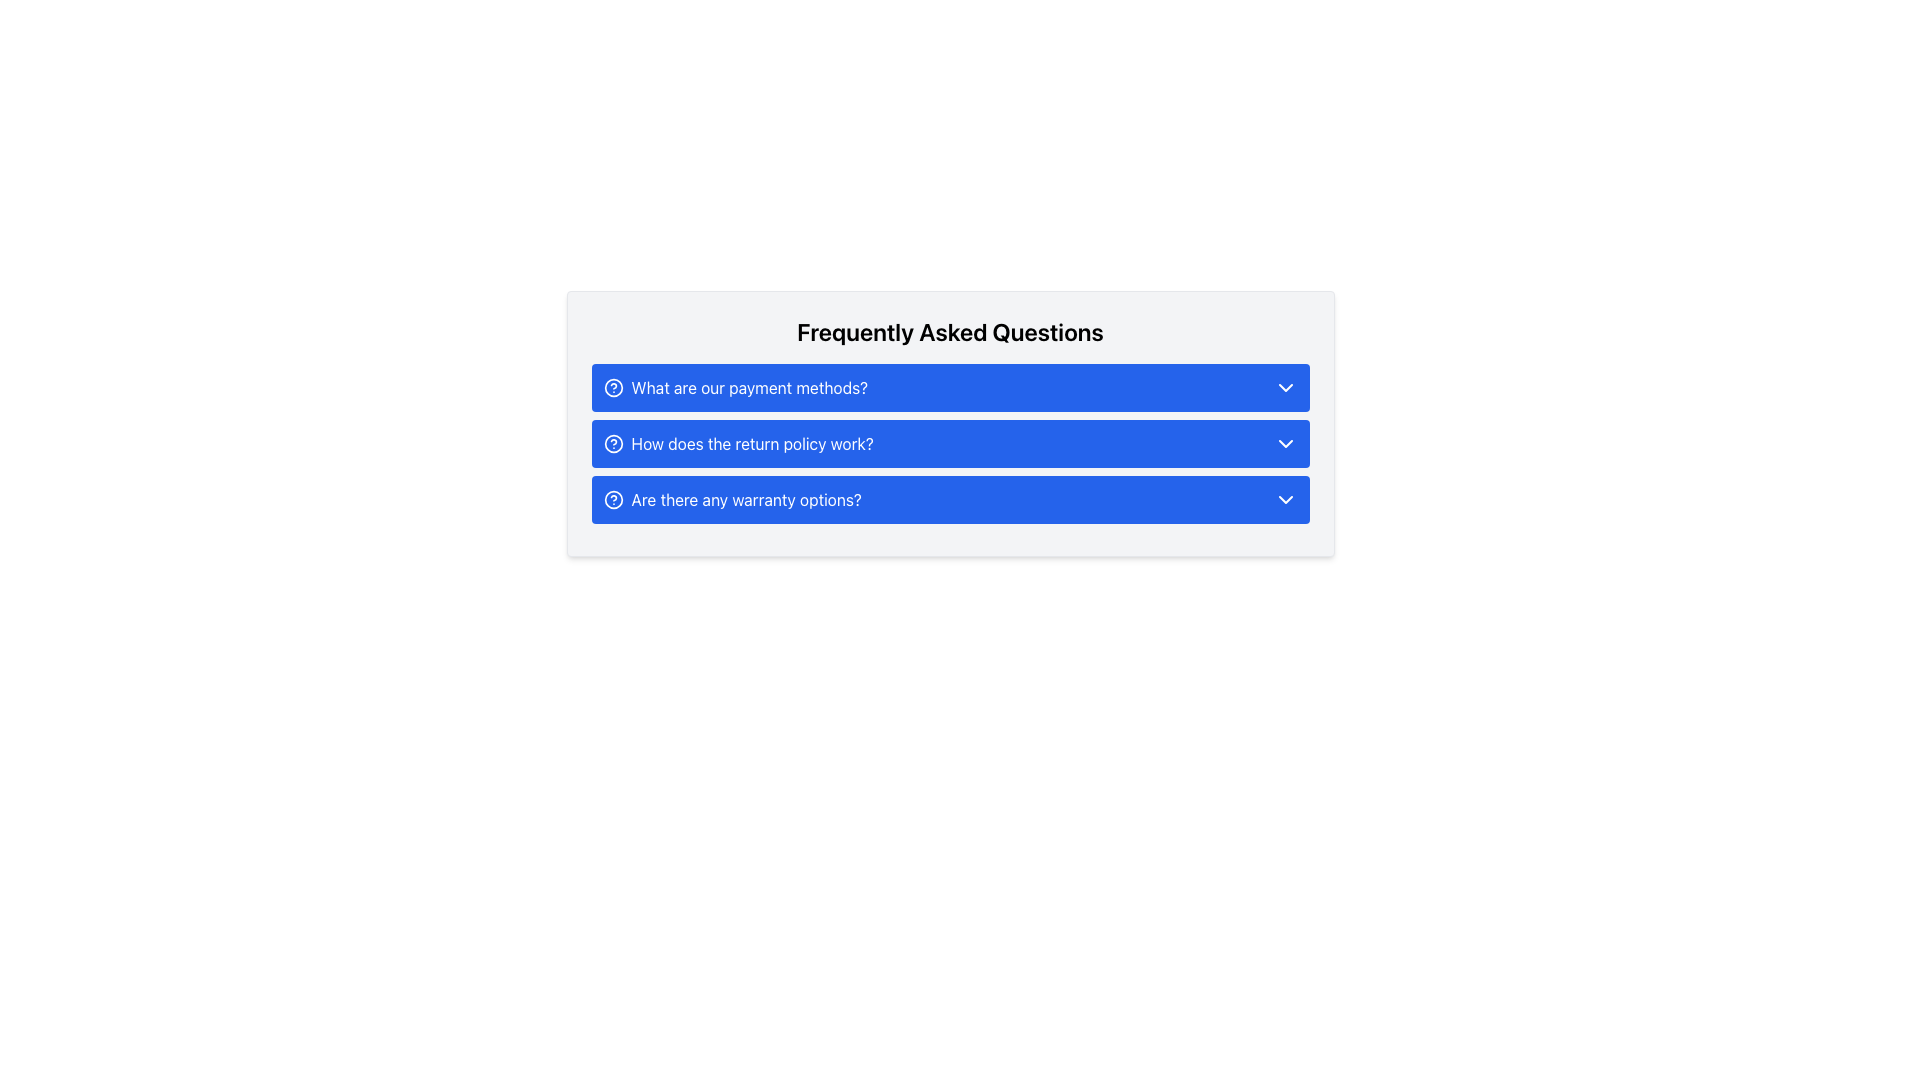  Describe the element at coordinates (737, 442) in the screenshot. I see `the clickable text displaying 'How does the return policy work?' next to the circular help icon` at that location.